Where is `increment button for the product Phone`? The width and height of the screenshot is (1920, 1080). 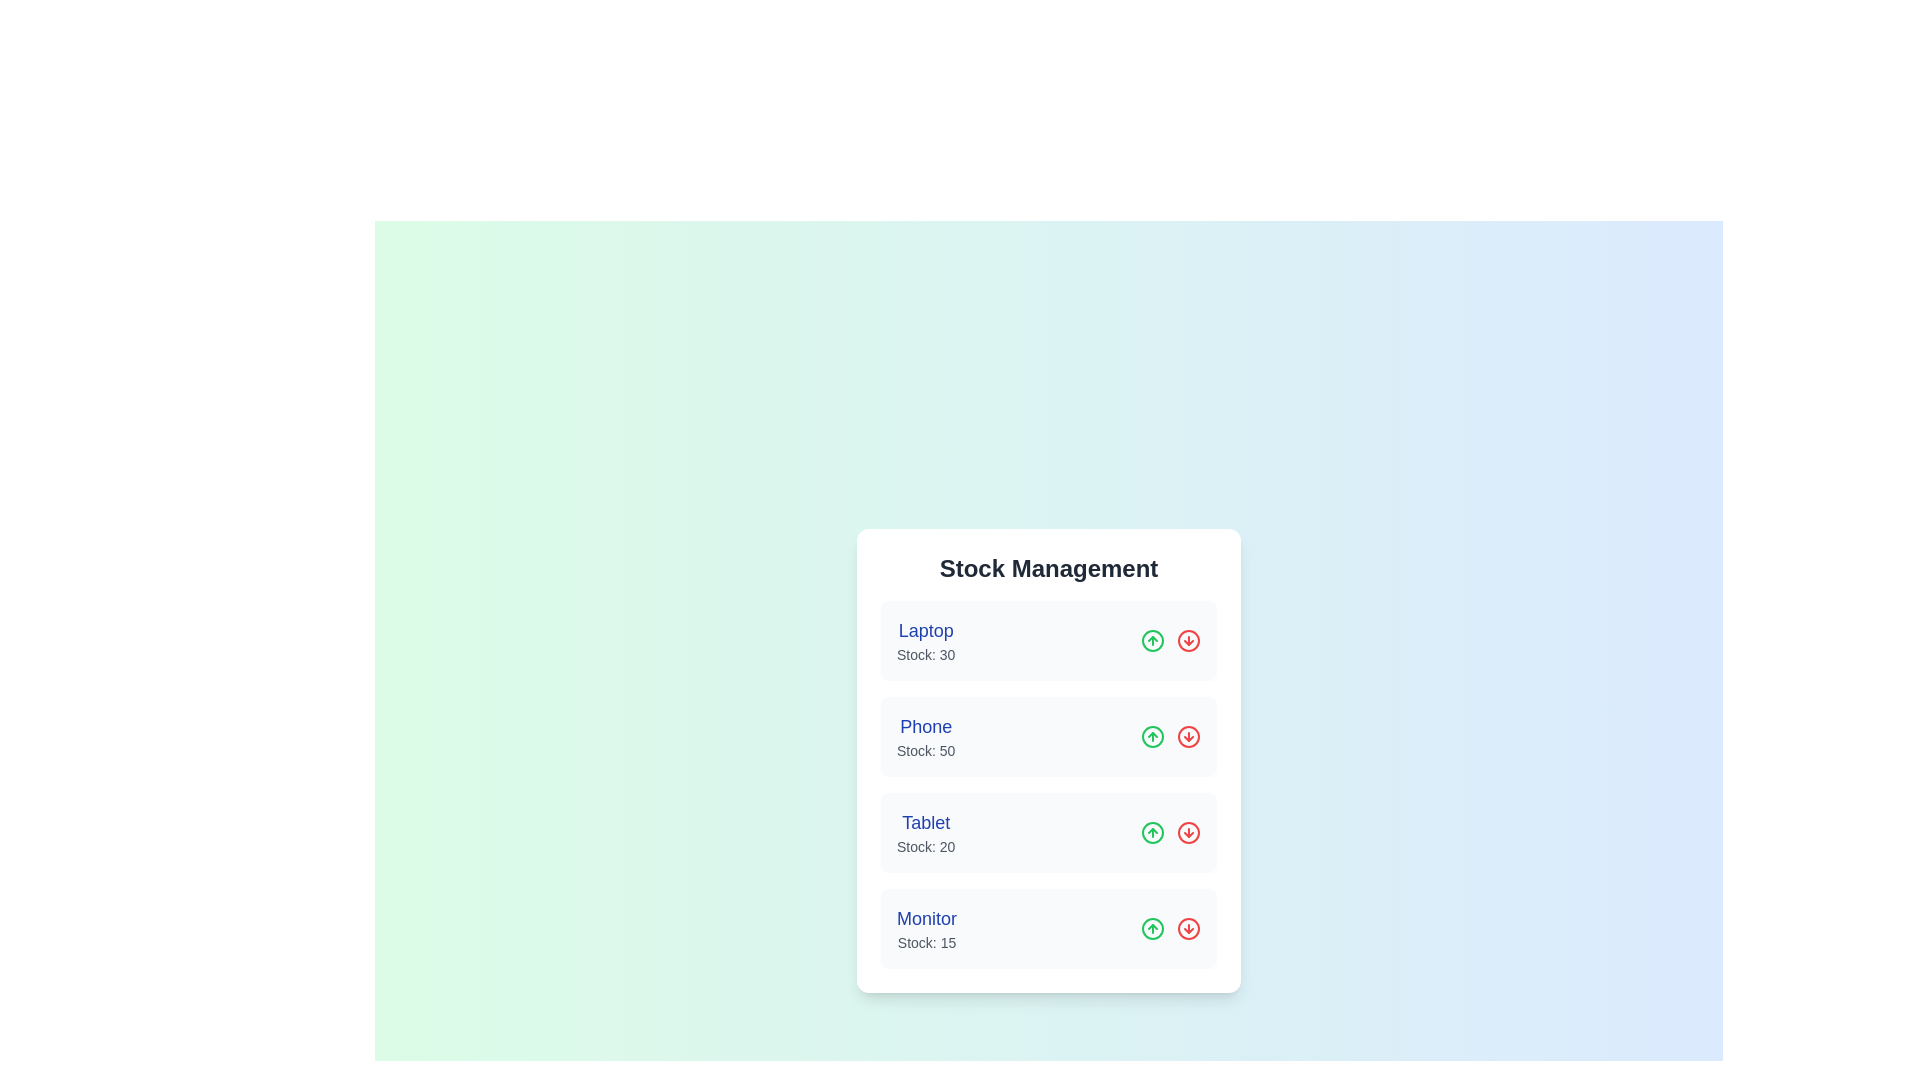
increment button for the product Phone is located at coordinates (1152, 736).